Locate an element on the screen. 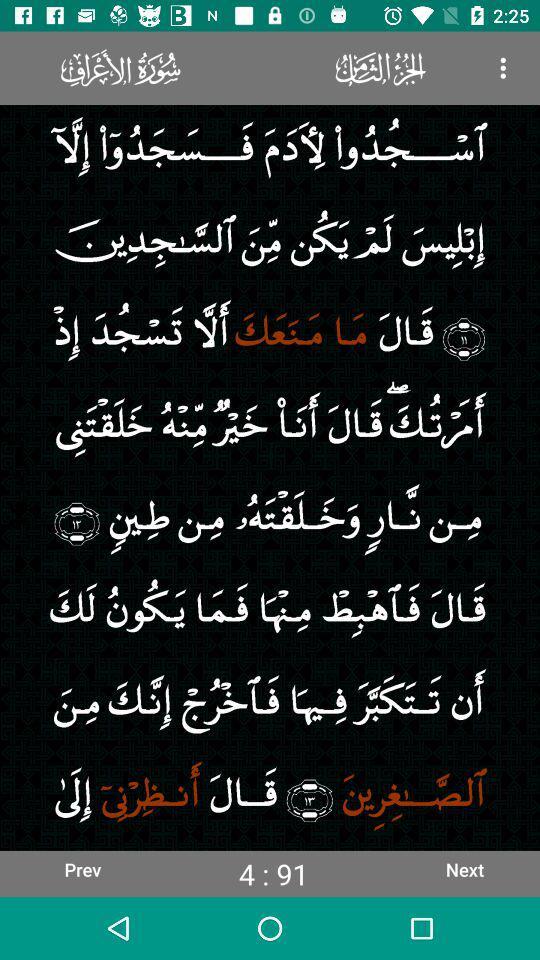 This screenshot has height=960, width=540. prev item is located at coordinates (81, 868).